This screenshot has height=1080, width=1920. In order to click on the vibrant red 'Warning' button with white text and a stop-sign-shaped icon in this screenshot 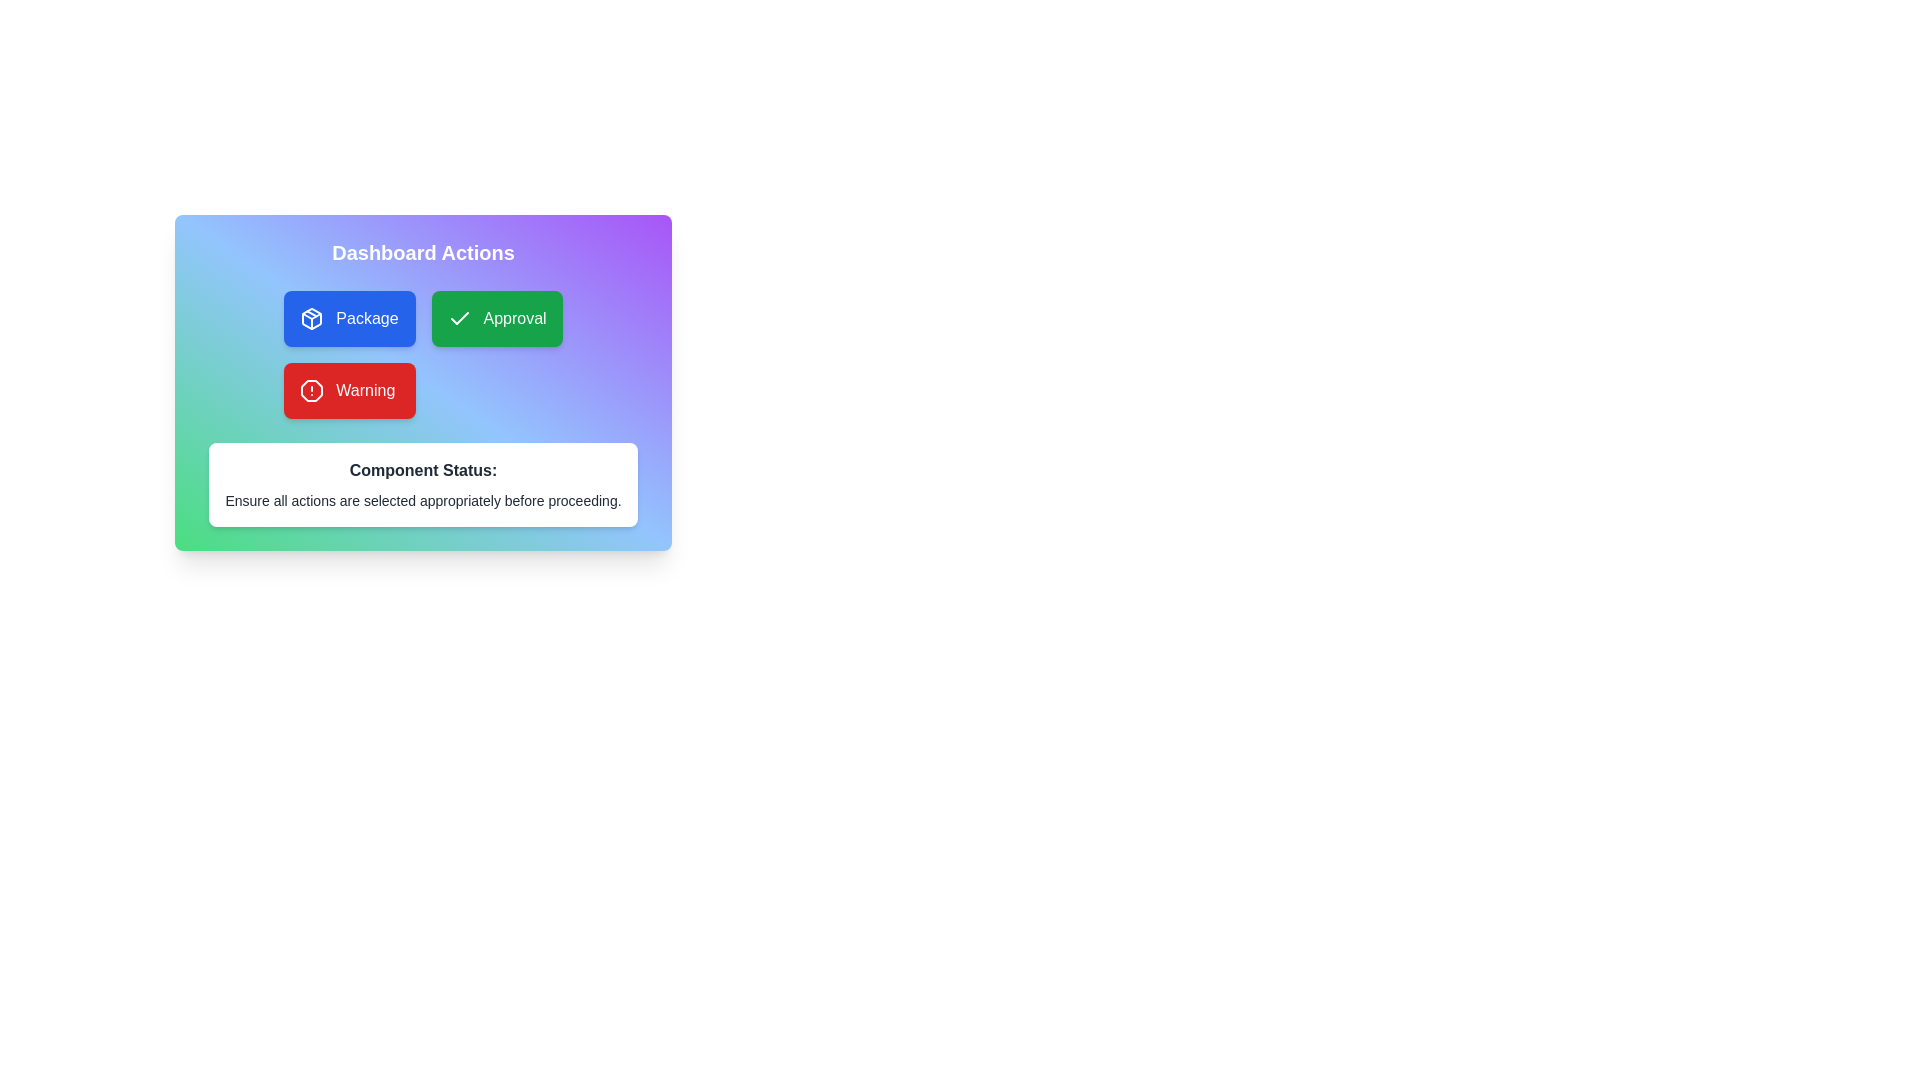, I will do `click(349, 390)`.